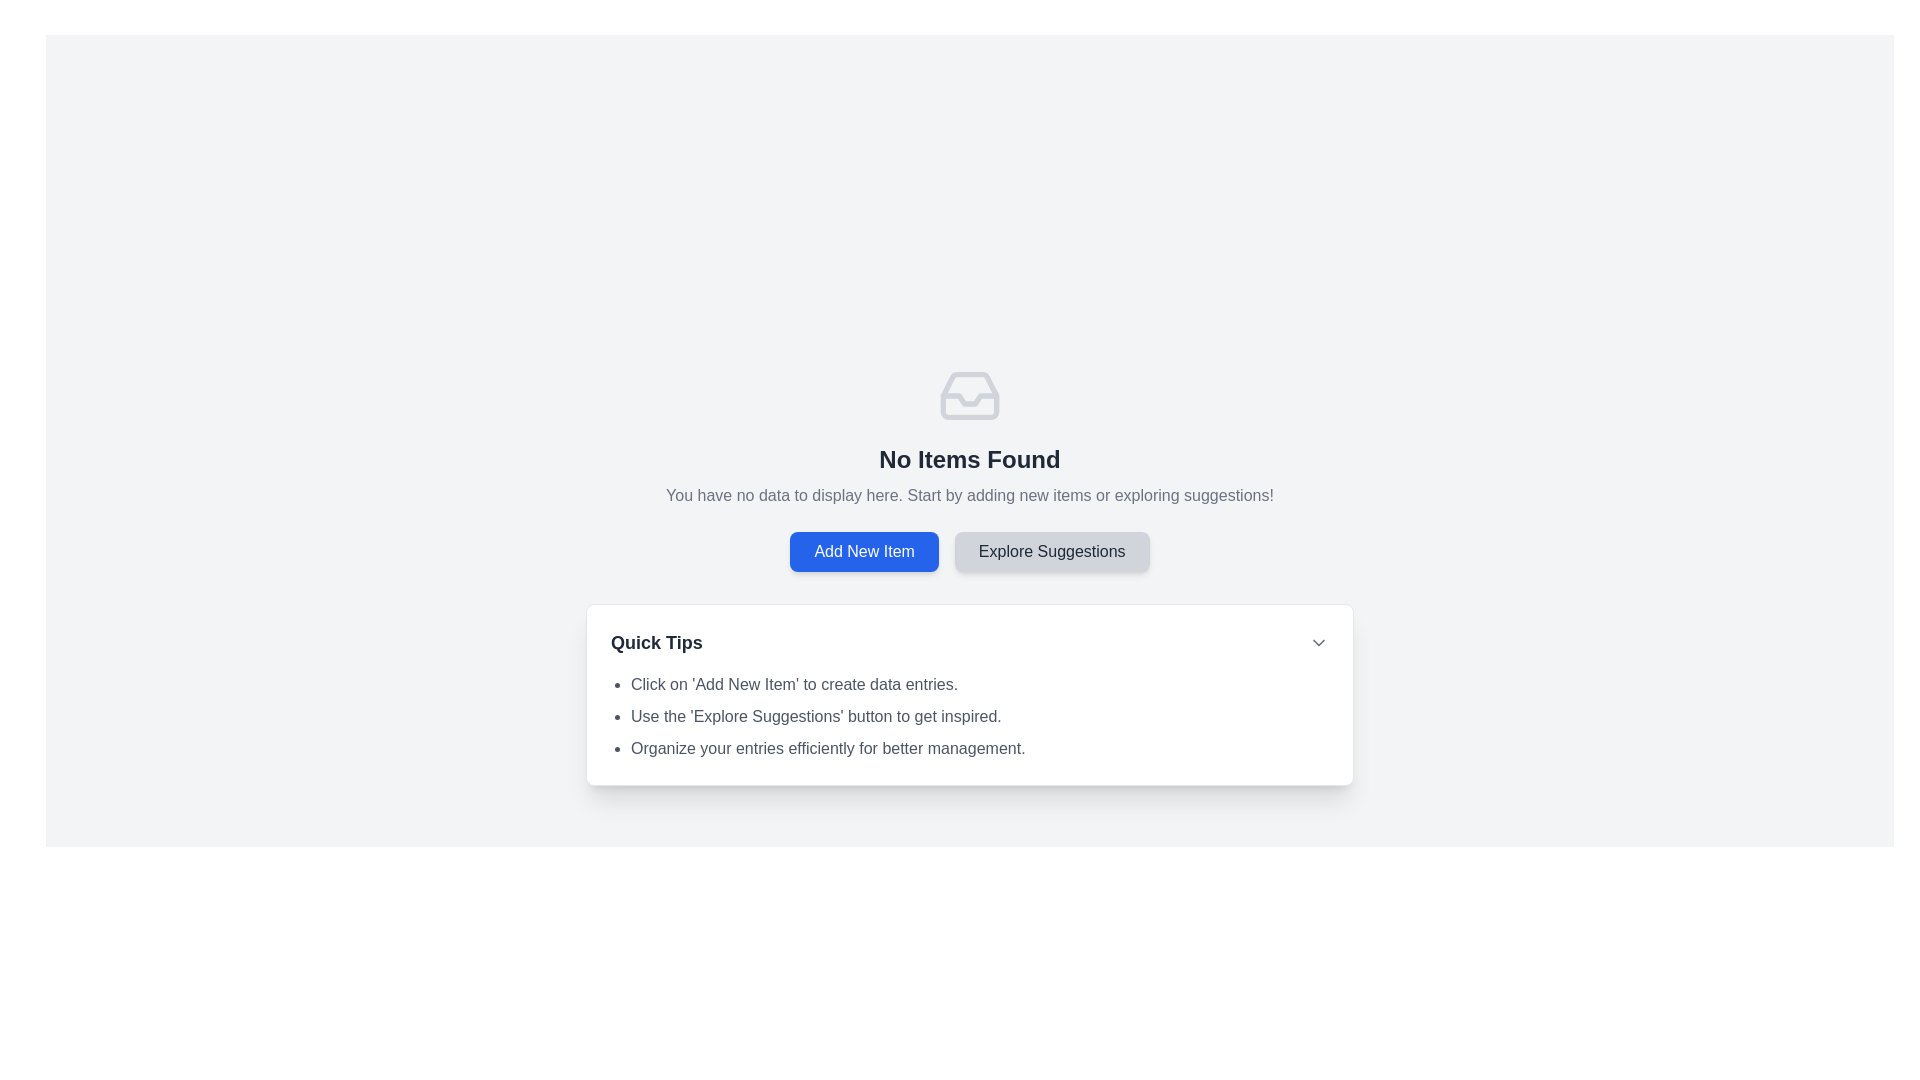 Image resolution: width=1920 pixels, height=1080 pixels. I want to click on the icon button located to the far right of the 'Quick Tips' section header, so click(1319, 643).